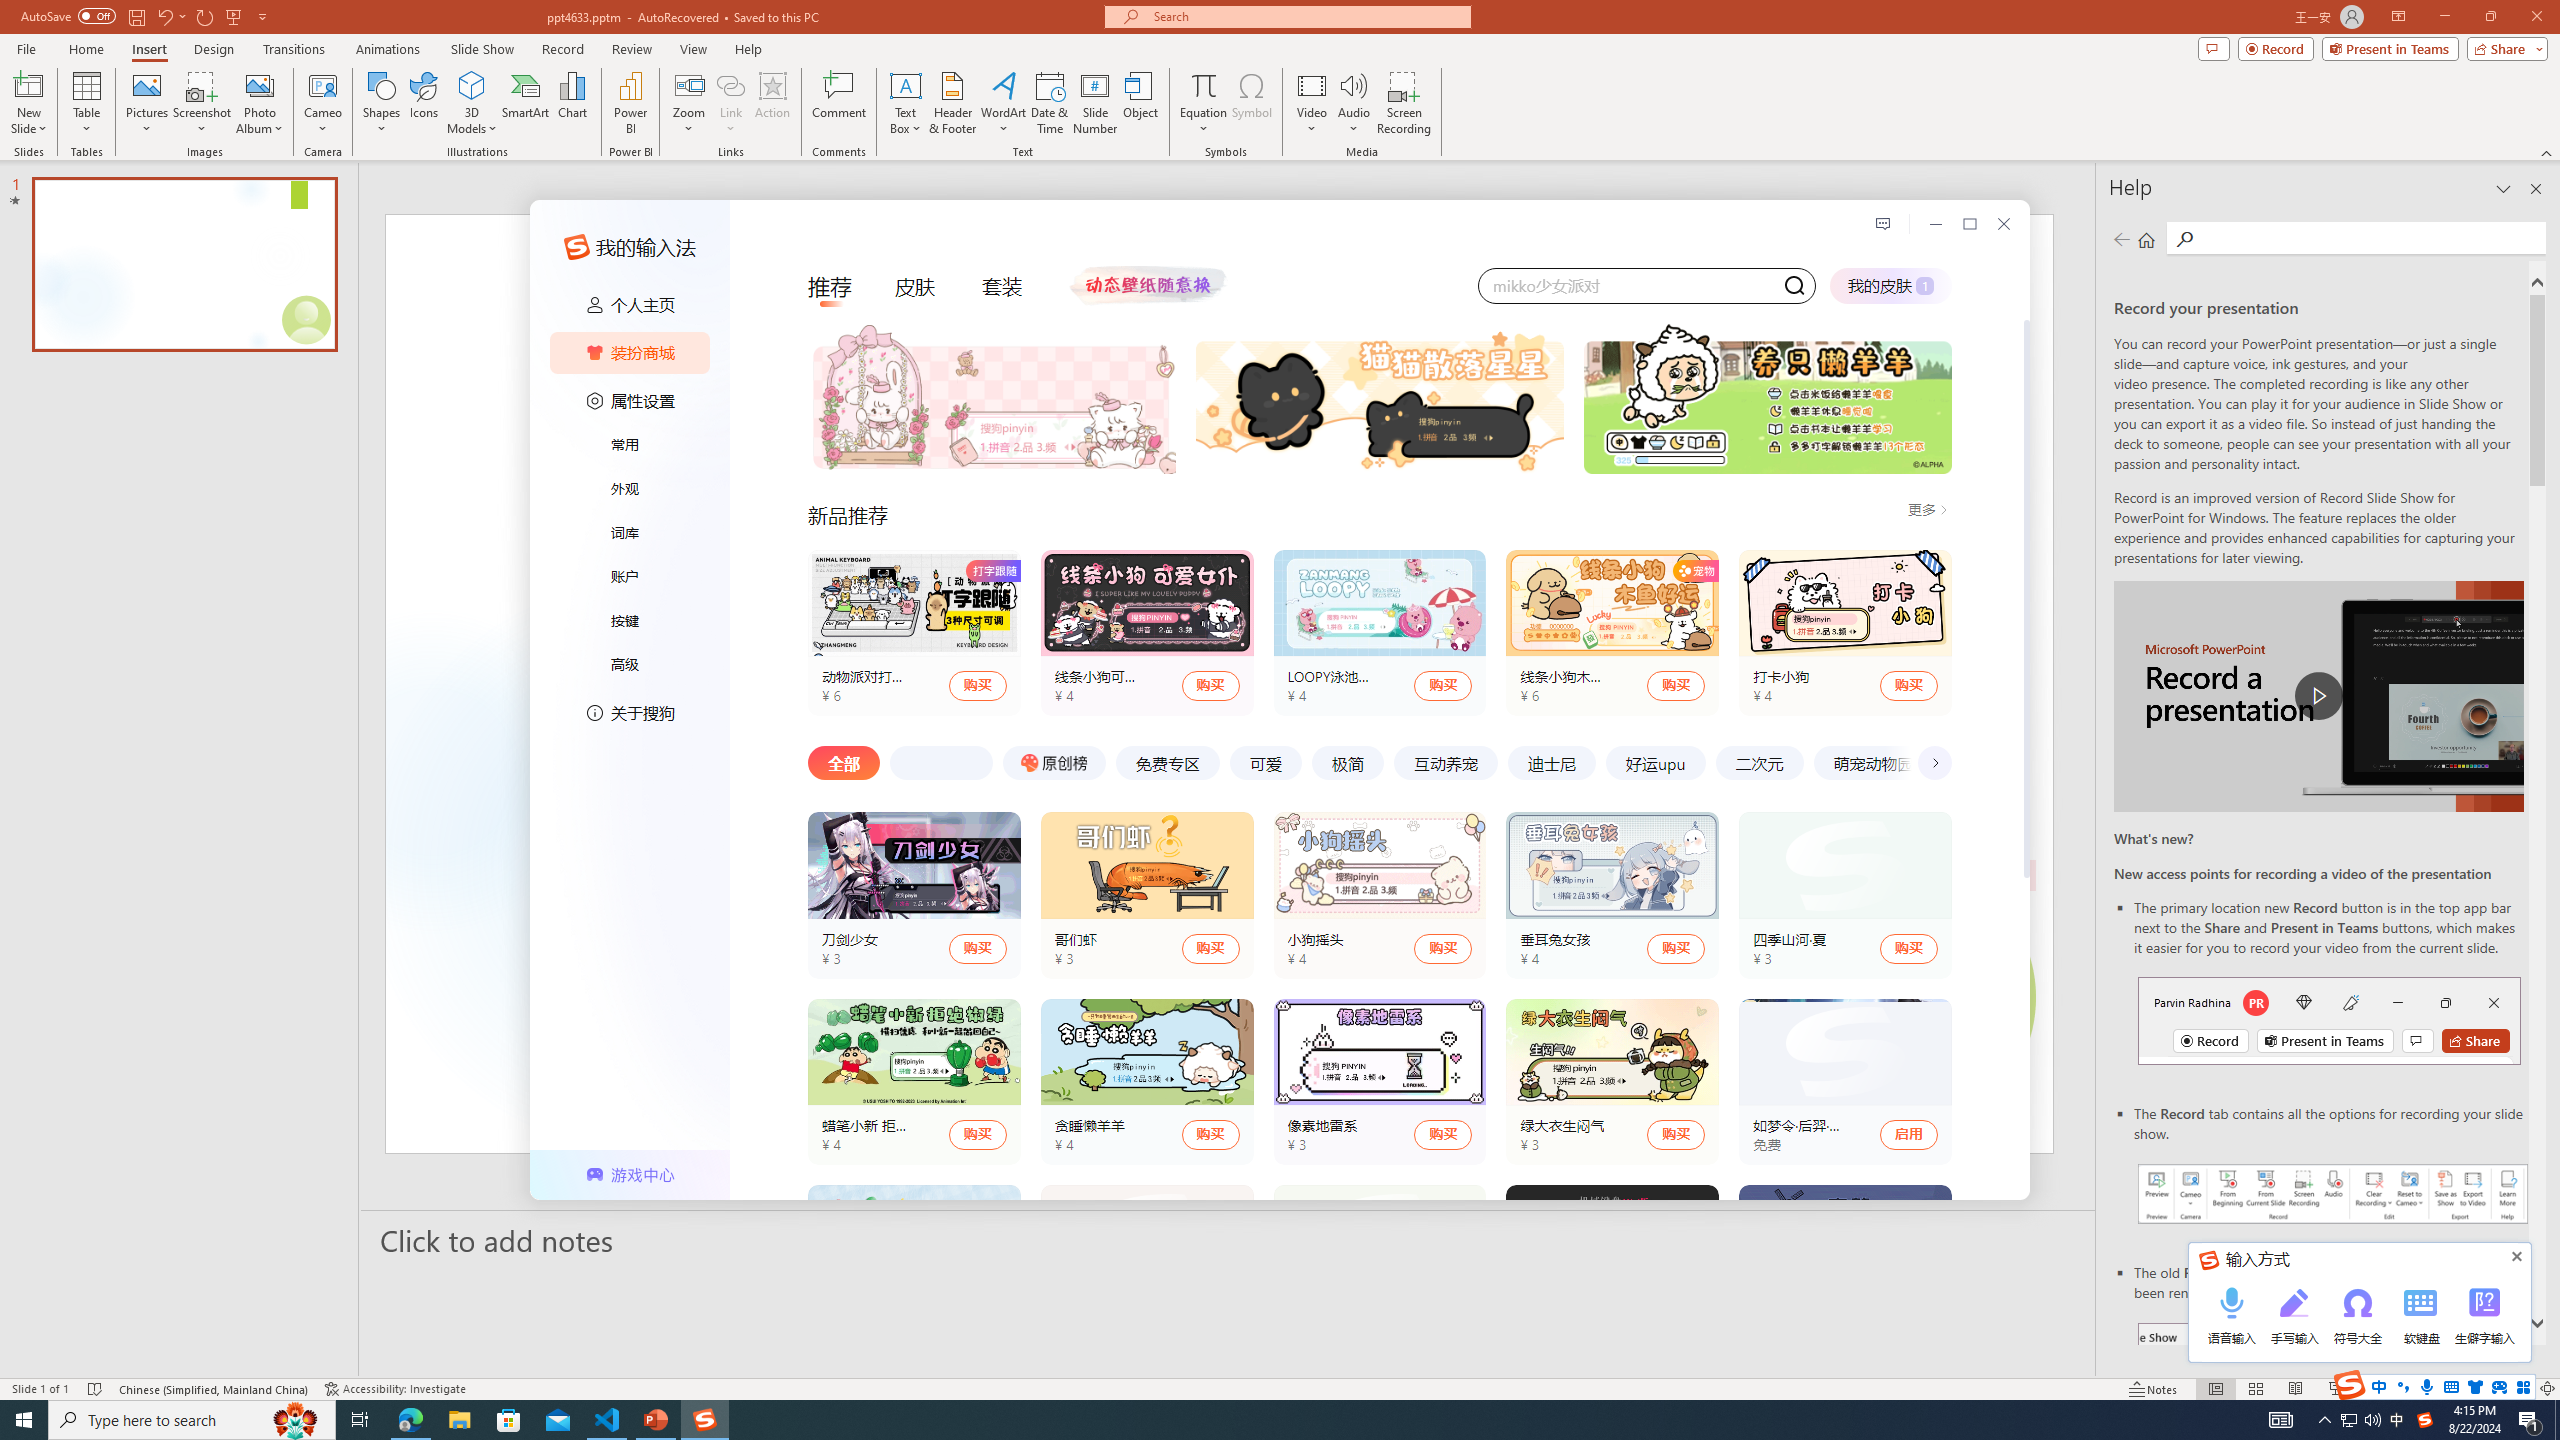  Describe the element at coordinates (1403, 103) in the screenshot. I see `'Screen Recording...'` at that location.